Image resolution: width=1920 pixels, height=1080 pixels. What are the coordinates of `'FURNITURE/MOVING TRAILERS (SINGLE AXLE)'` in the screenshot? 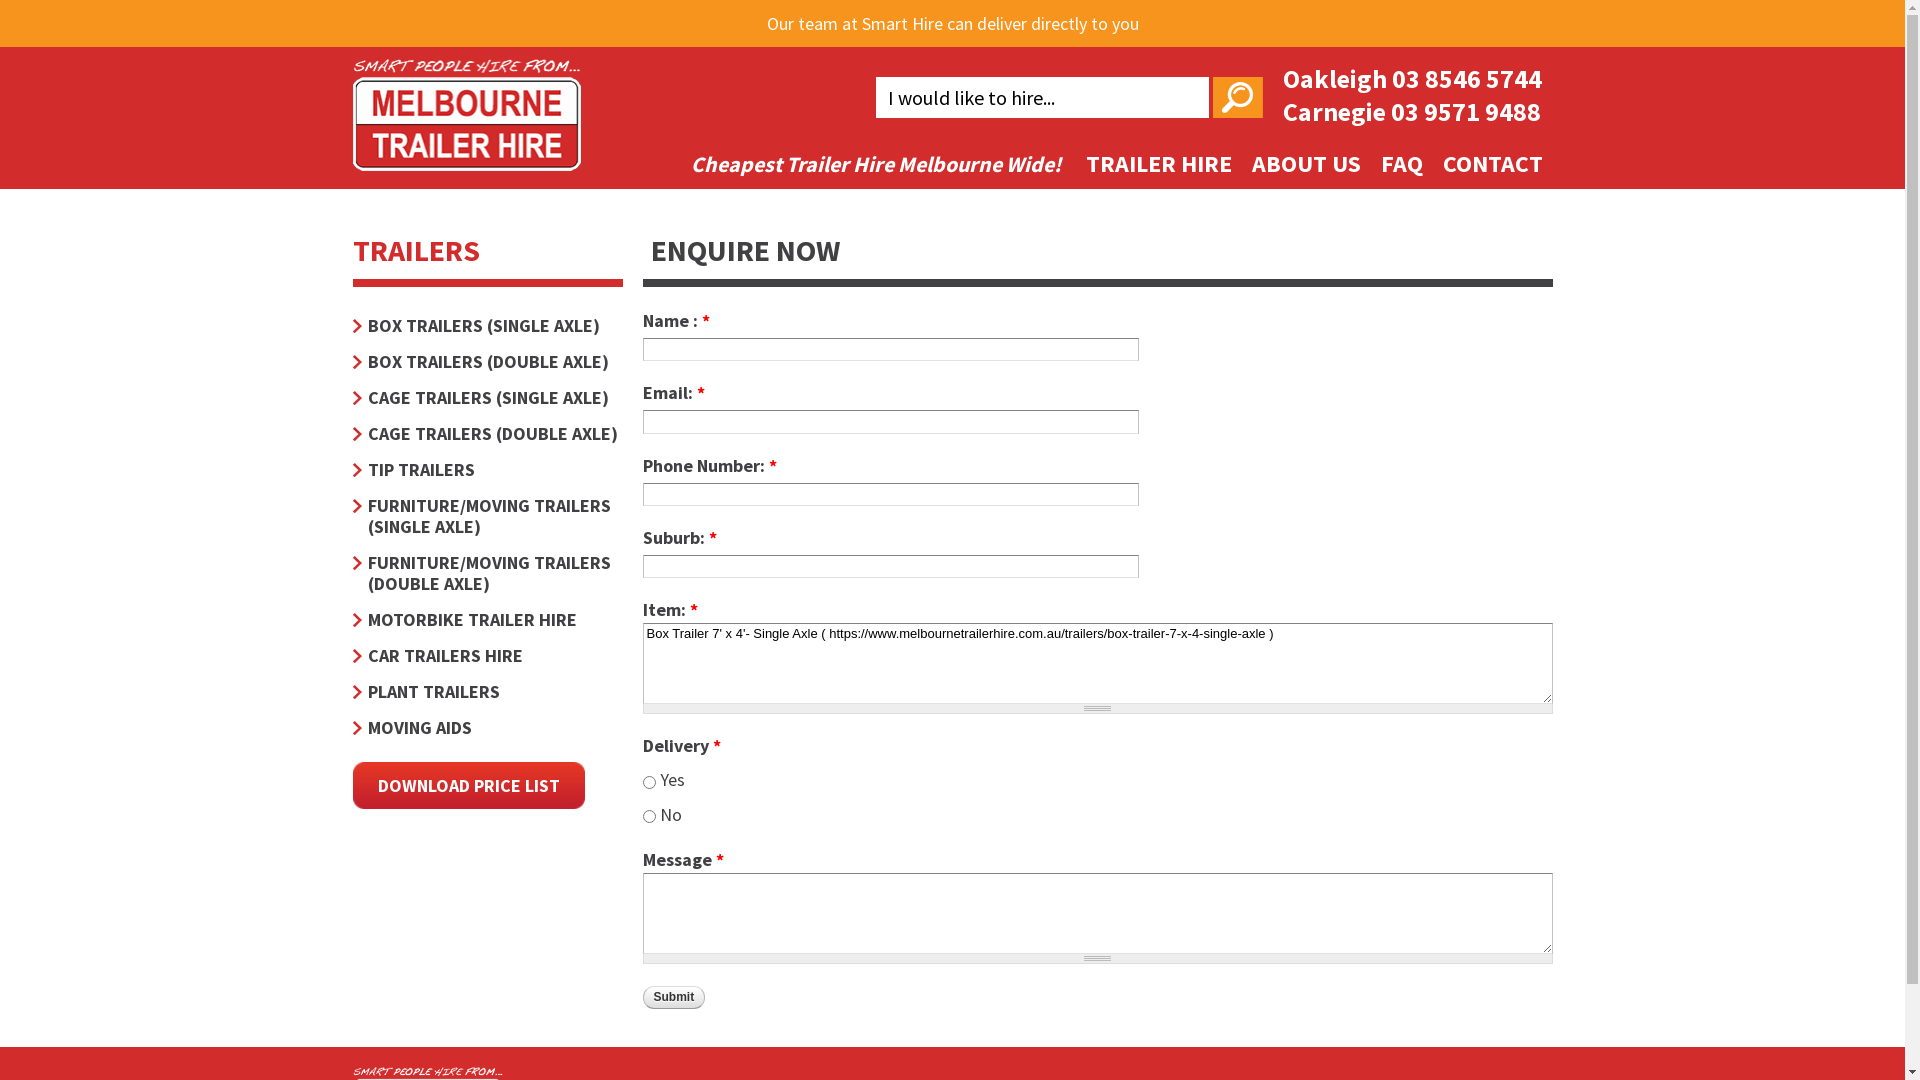 It's located at (486, 515).